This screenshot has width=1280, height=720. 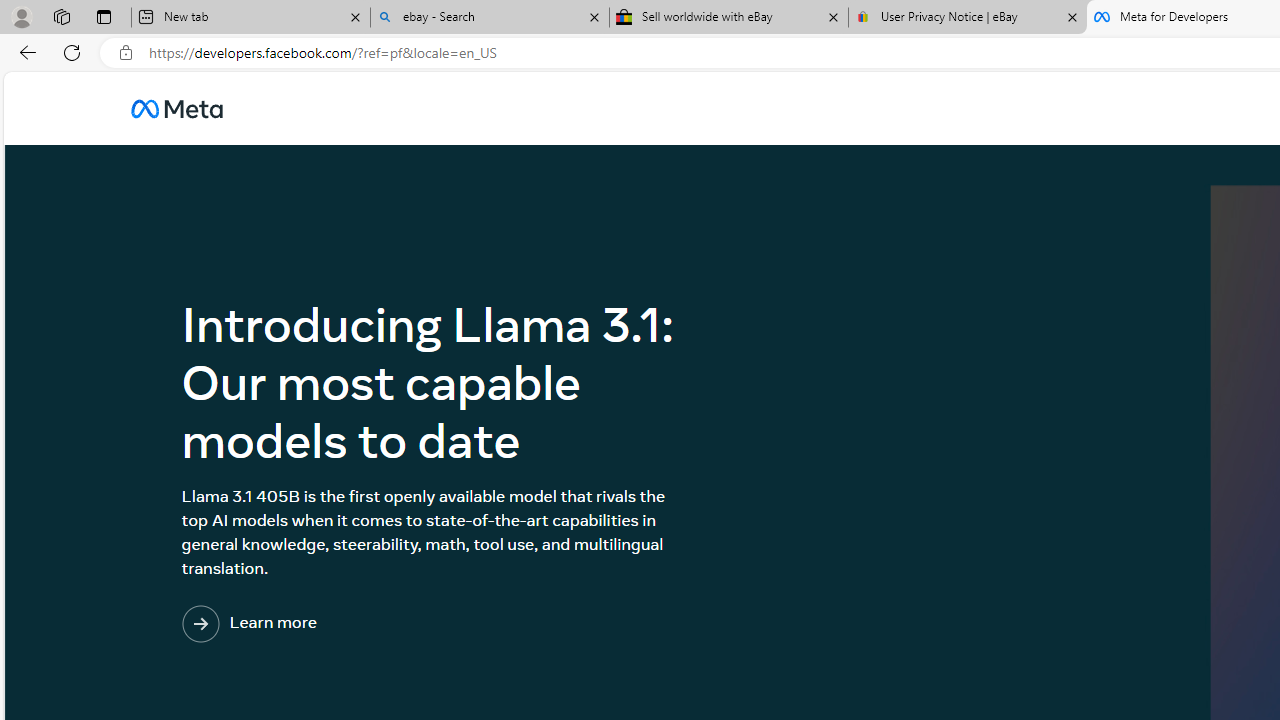 I want to click on 'AutomationID: u_0_25_3H', so click(x=176, y=108).